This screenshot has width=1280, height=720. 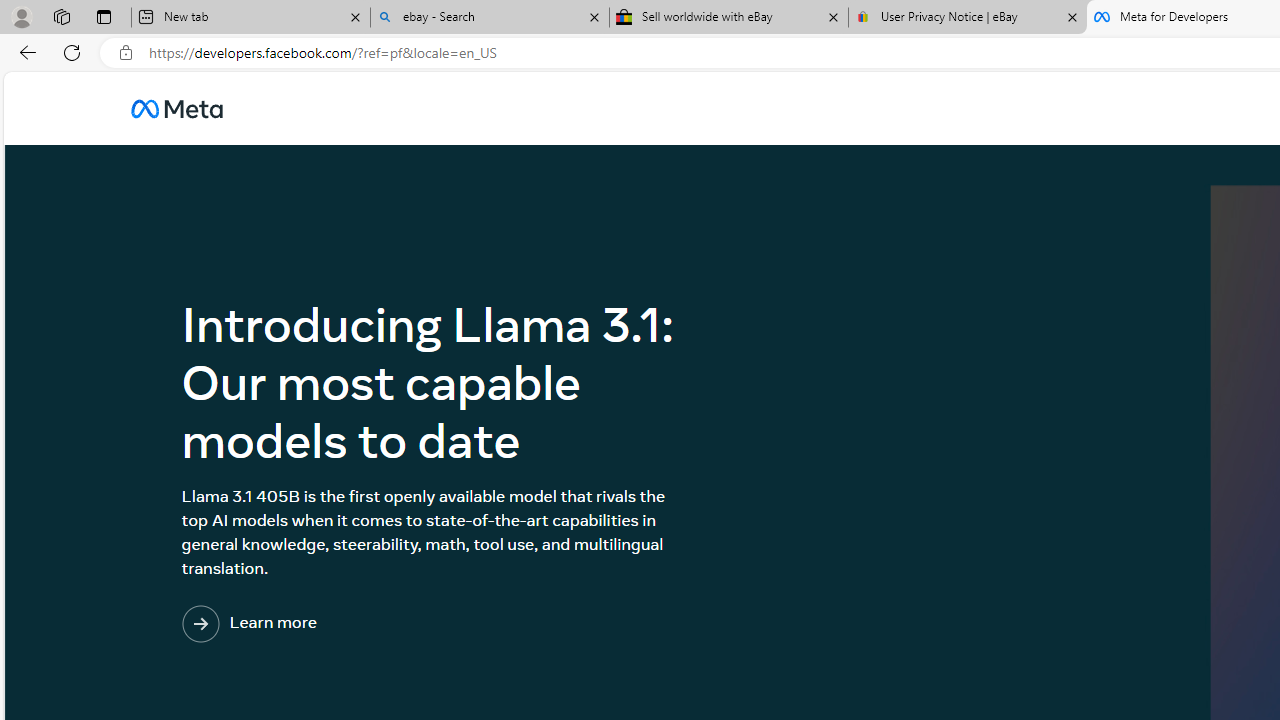 I want to click on 'AutomationID: u_0_25_3H', so click(x=176, y=108).